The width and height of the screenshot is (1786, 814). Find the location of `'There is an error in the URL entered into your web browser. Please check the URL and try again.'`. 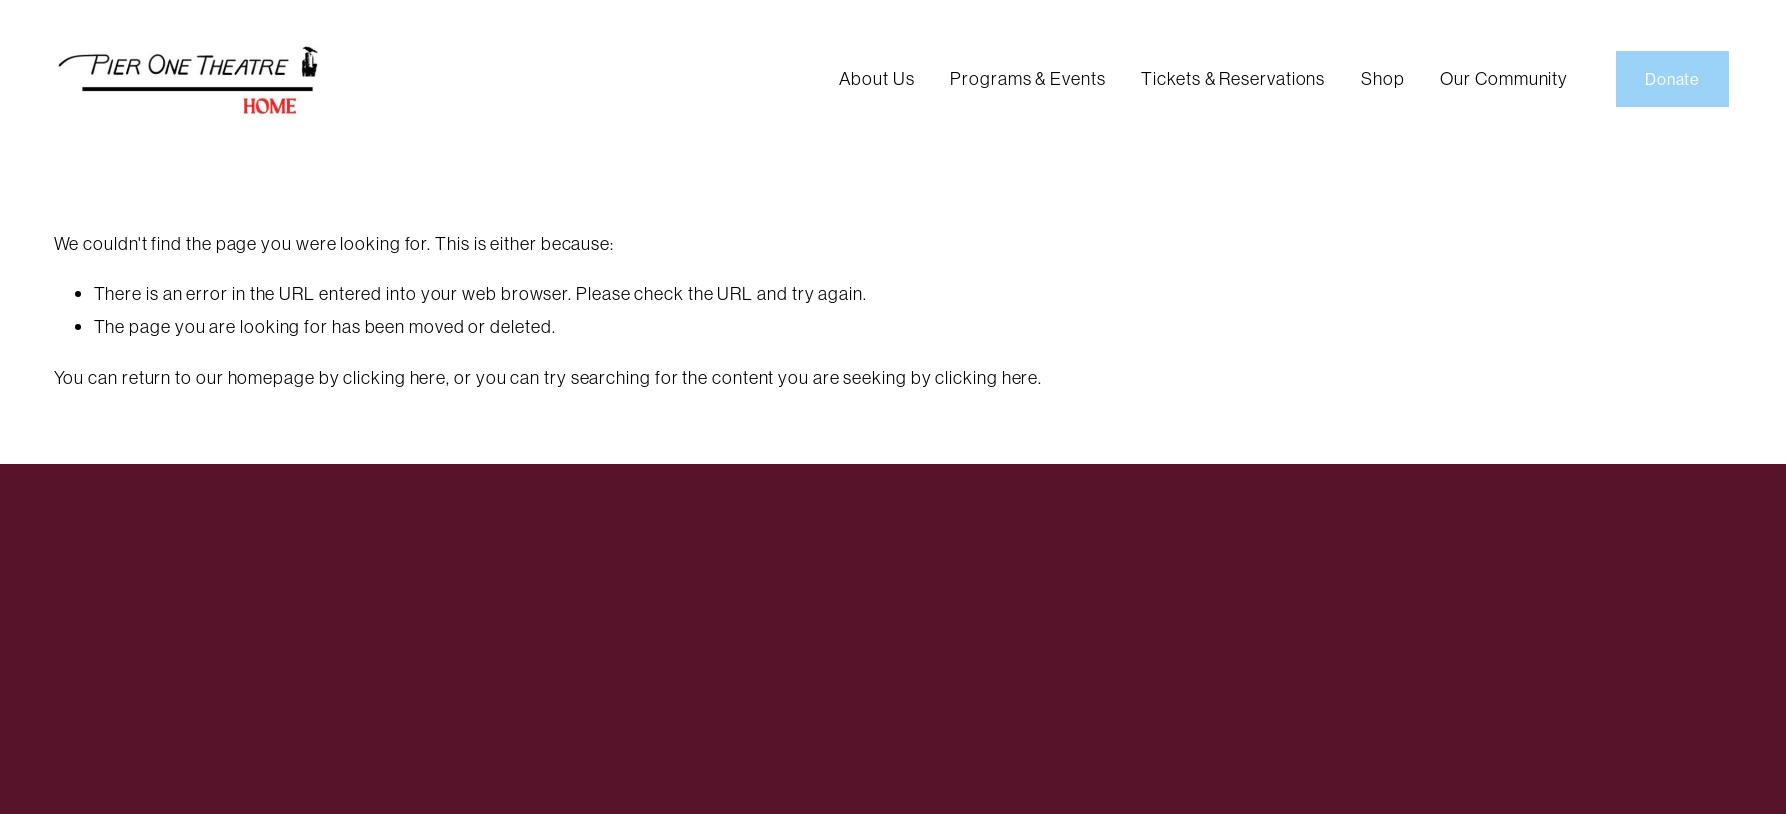

'There is an error in the URL entered into your web browser. Please check the URL and try again.' is located at coordinates (93, 293).